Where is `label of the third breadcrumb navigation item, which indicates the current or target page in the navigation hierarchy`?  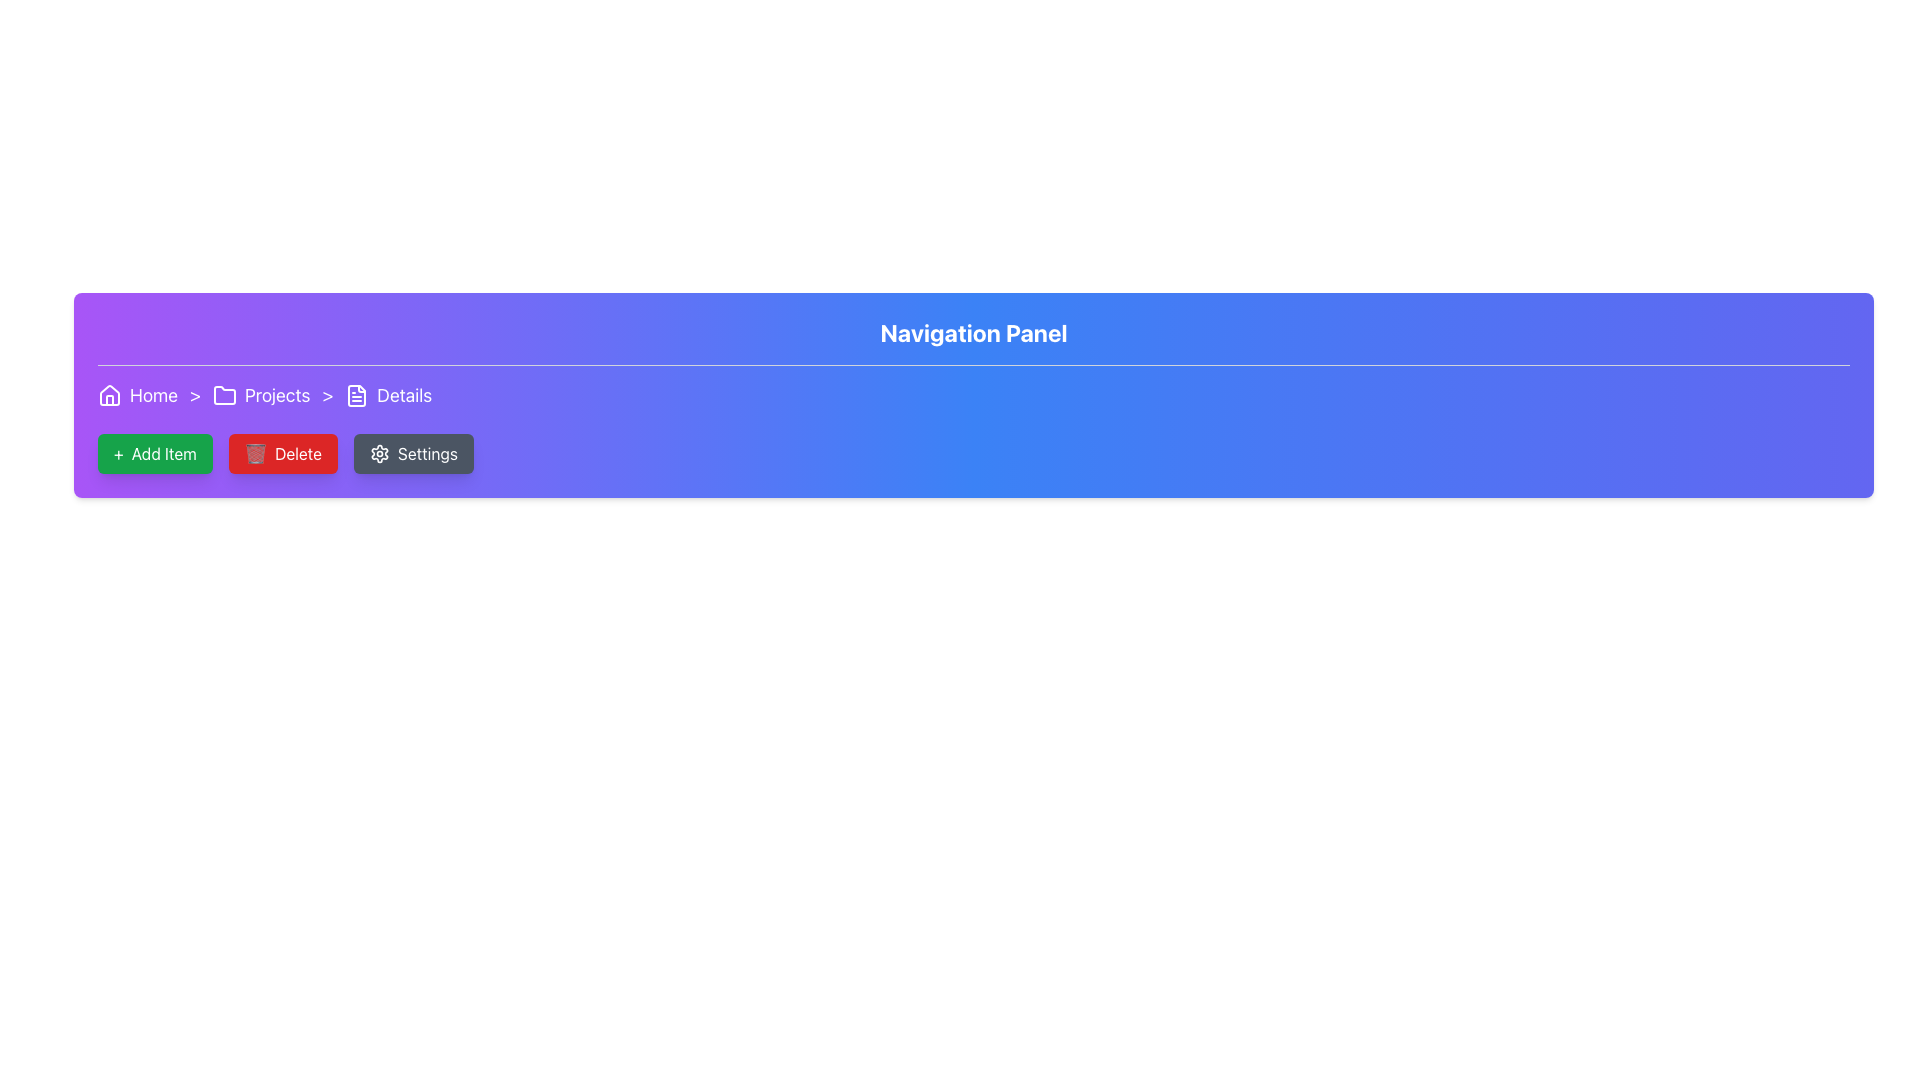
label of the third breadcrumb navigation item, which indicates the current or target page in the navigation hierarchy is located at coordinates (388, 396).